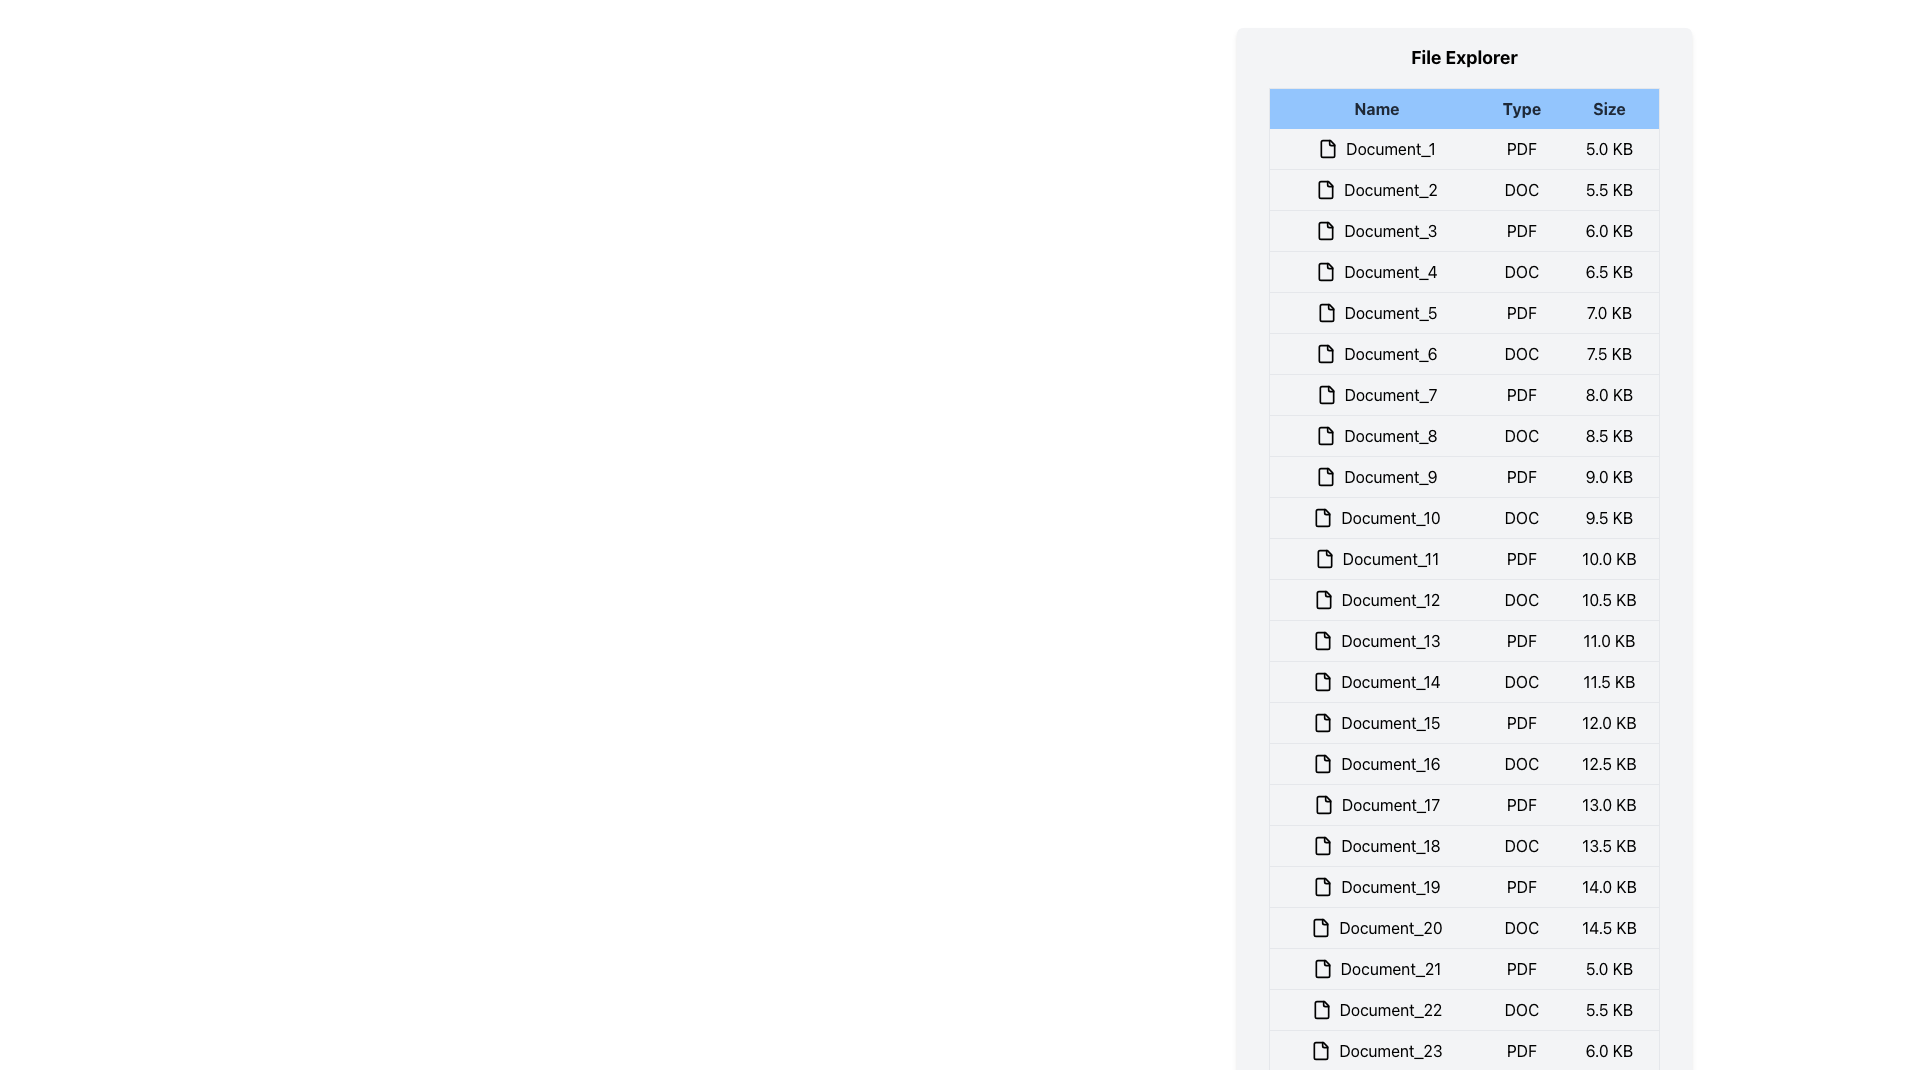  What do you see at coordinates (1323, 886) in the screenshot?
I see `the file icon representing 'Document_19', which is a rectangular shape with a bent upper corner, located in the file explorer list` at bounding box center [1323, 886].